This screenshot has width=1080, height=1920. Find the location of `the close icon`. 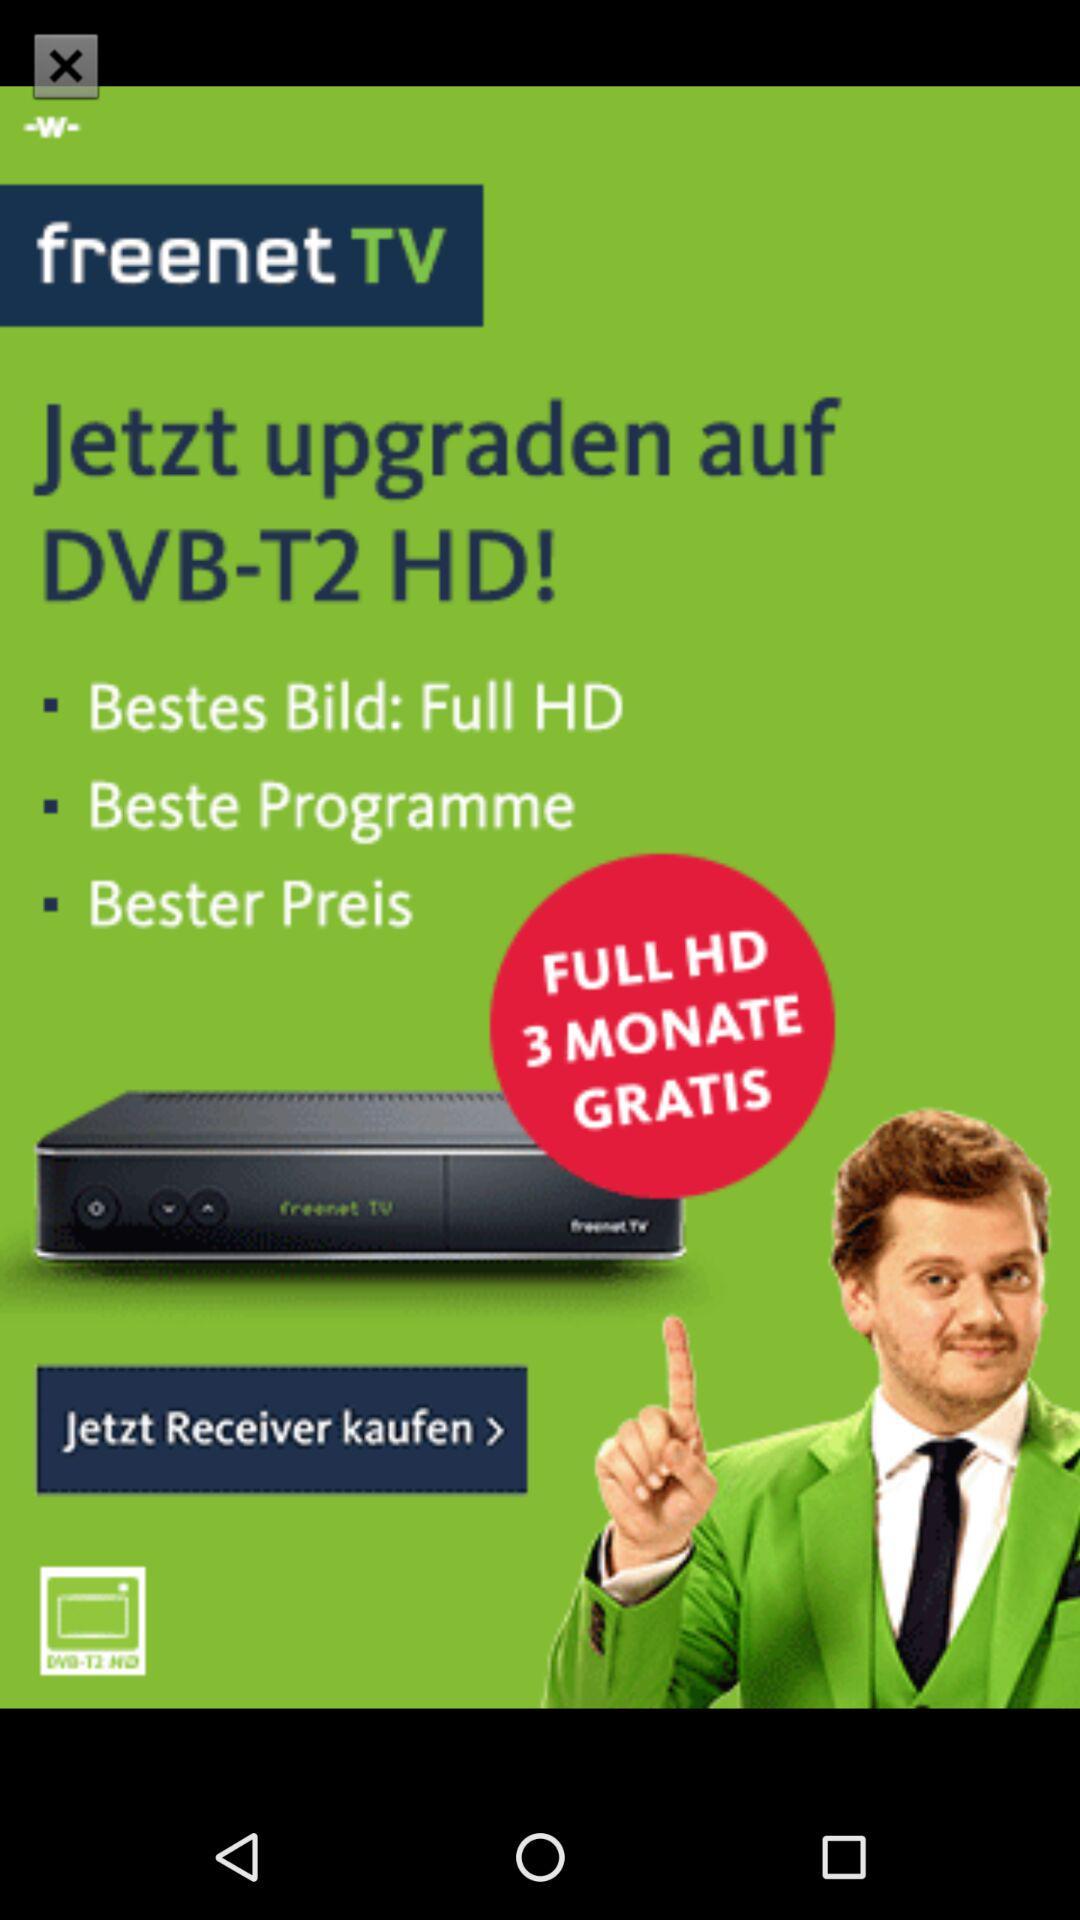

the close icon is located at coordinates (64, 70).